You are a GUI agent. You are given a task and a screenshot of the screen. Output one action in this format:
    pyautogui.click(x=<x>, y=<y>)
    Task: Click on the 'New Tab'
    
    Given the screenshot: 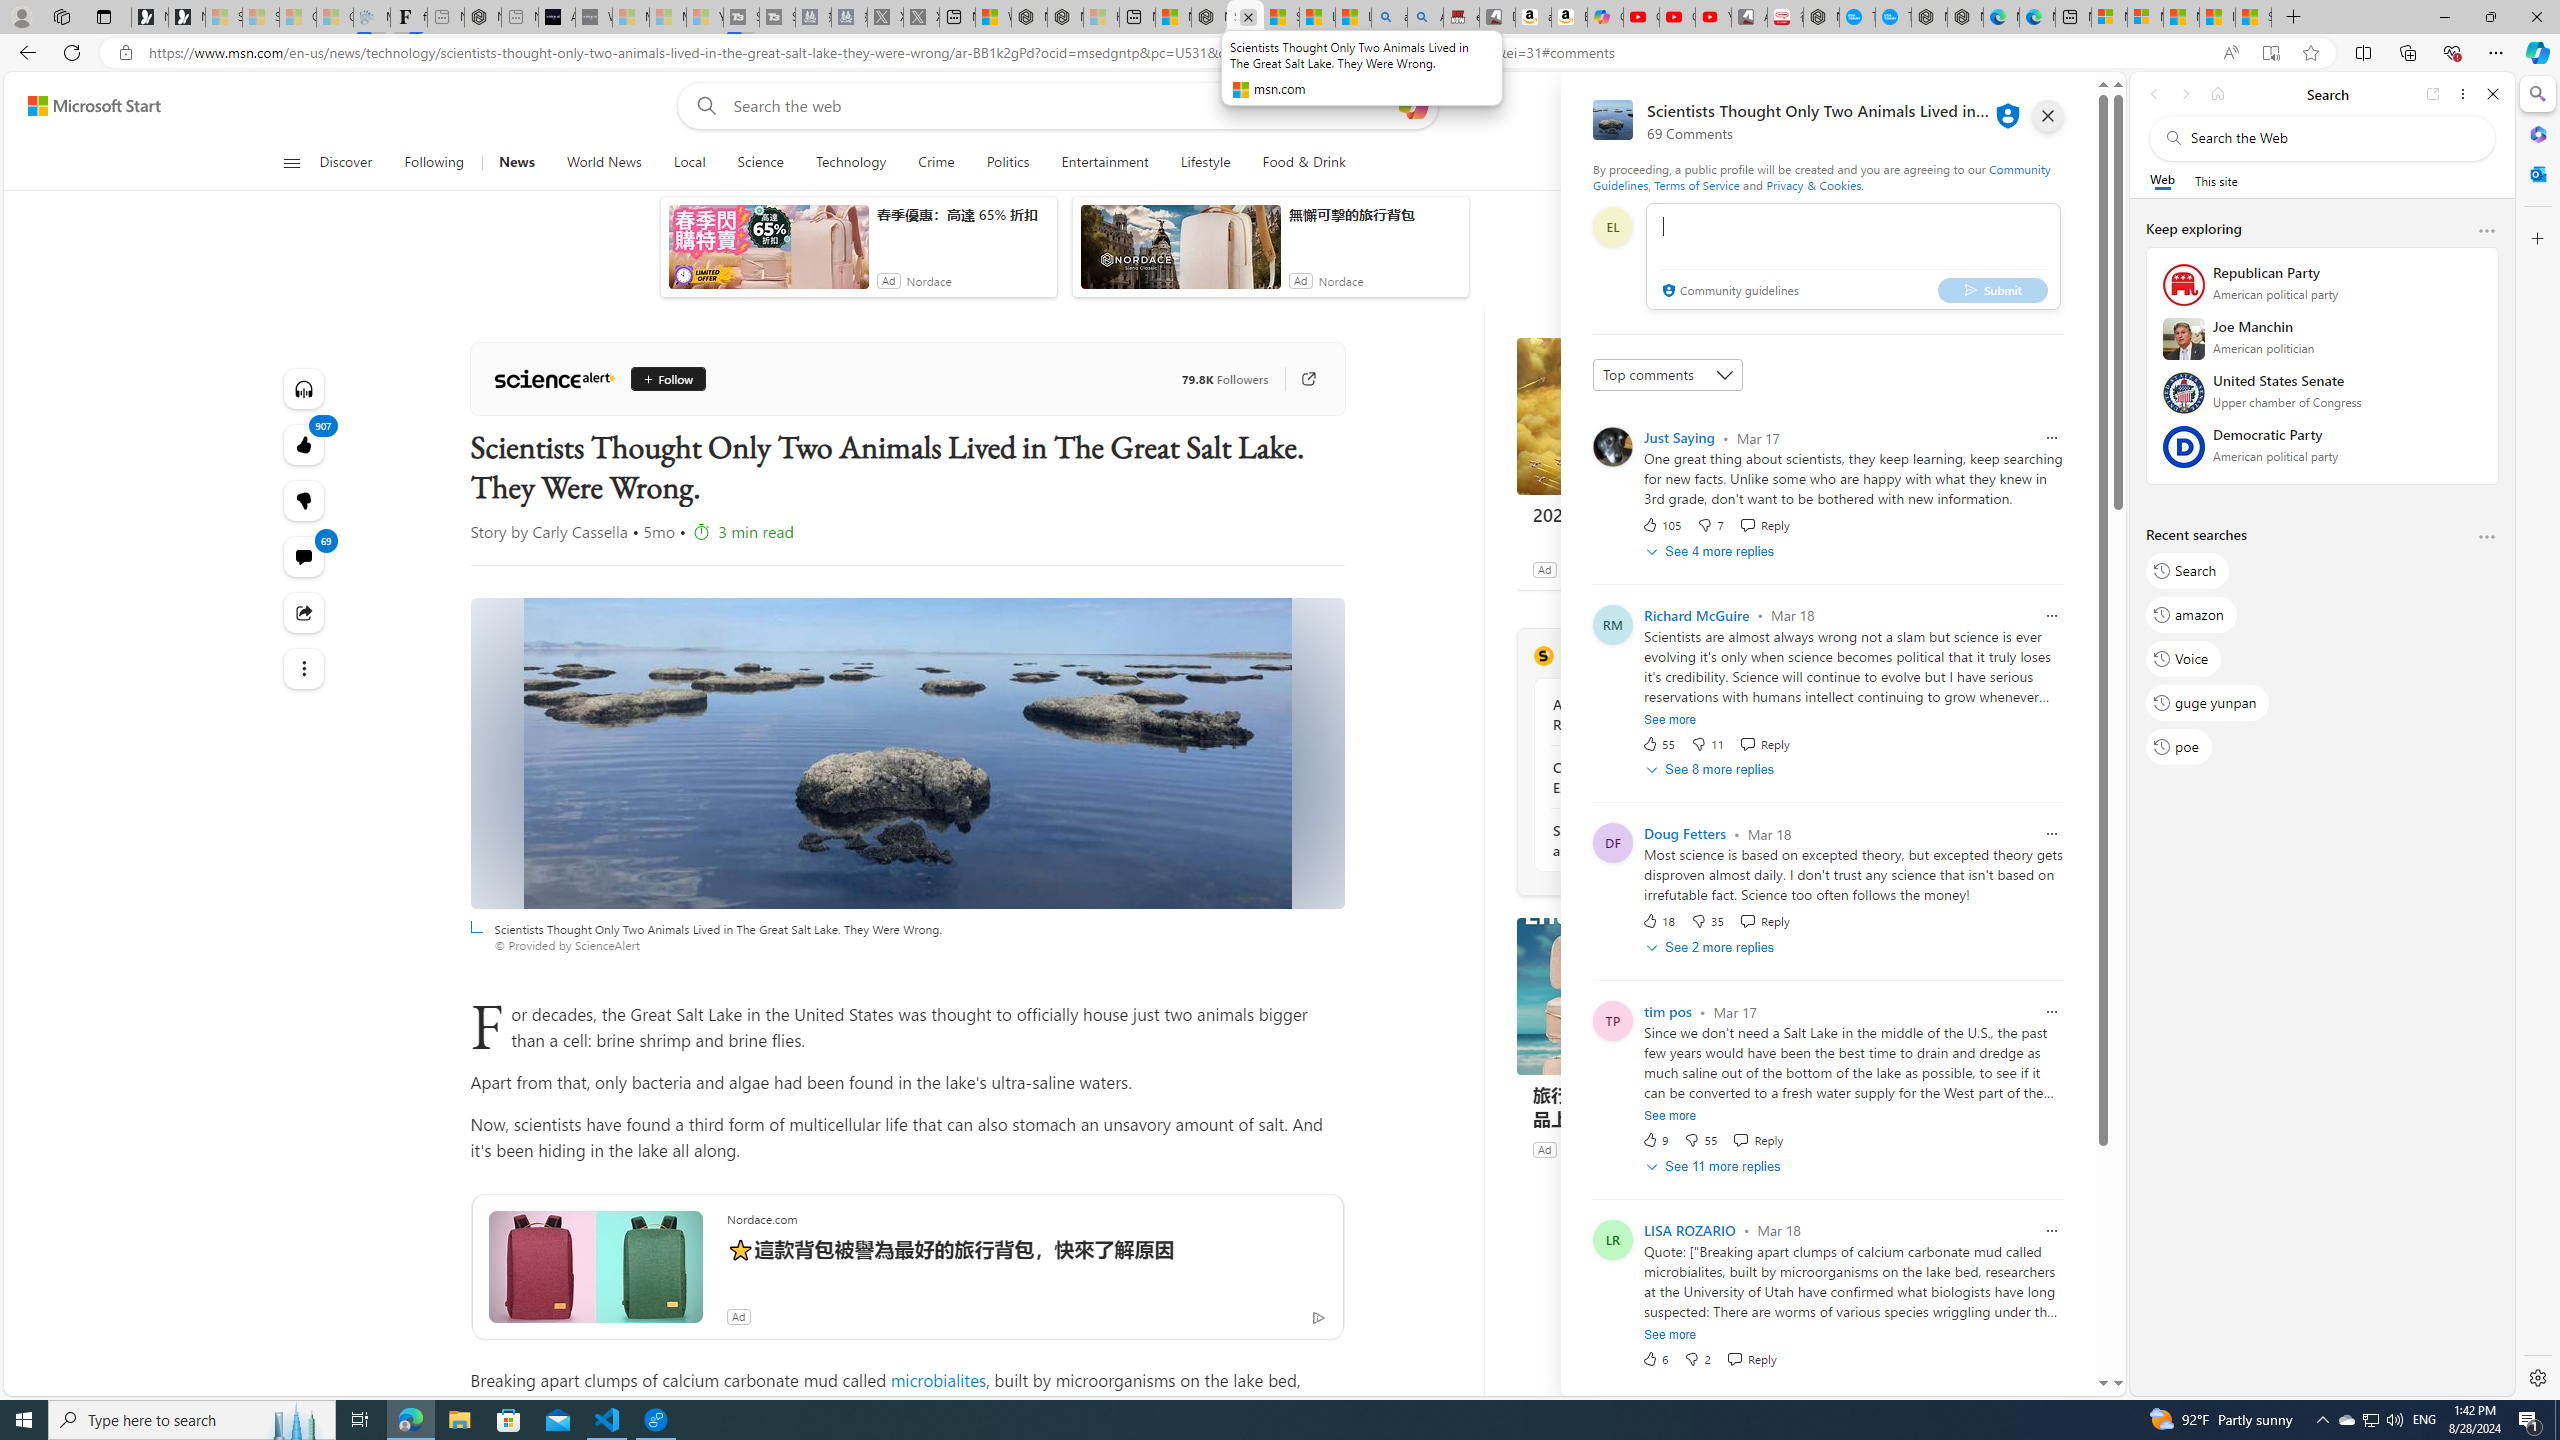 What is the action you would take?
    pyautogui.click(x=2295, y=16)
    